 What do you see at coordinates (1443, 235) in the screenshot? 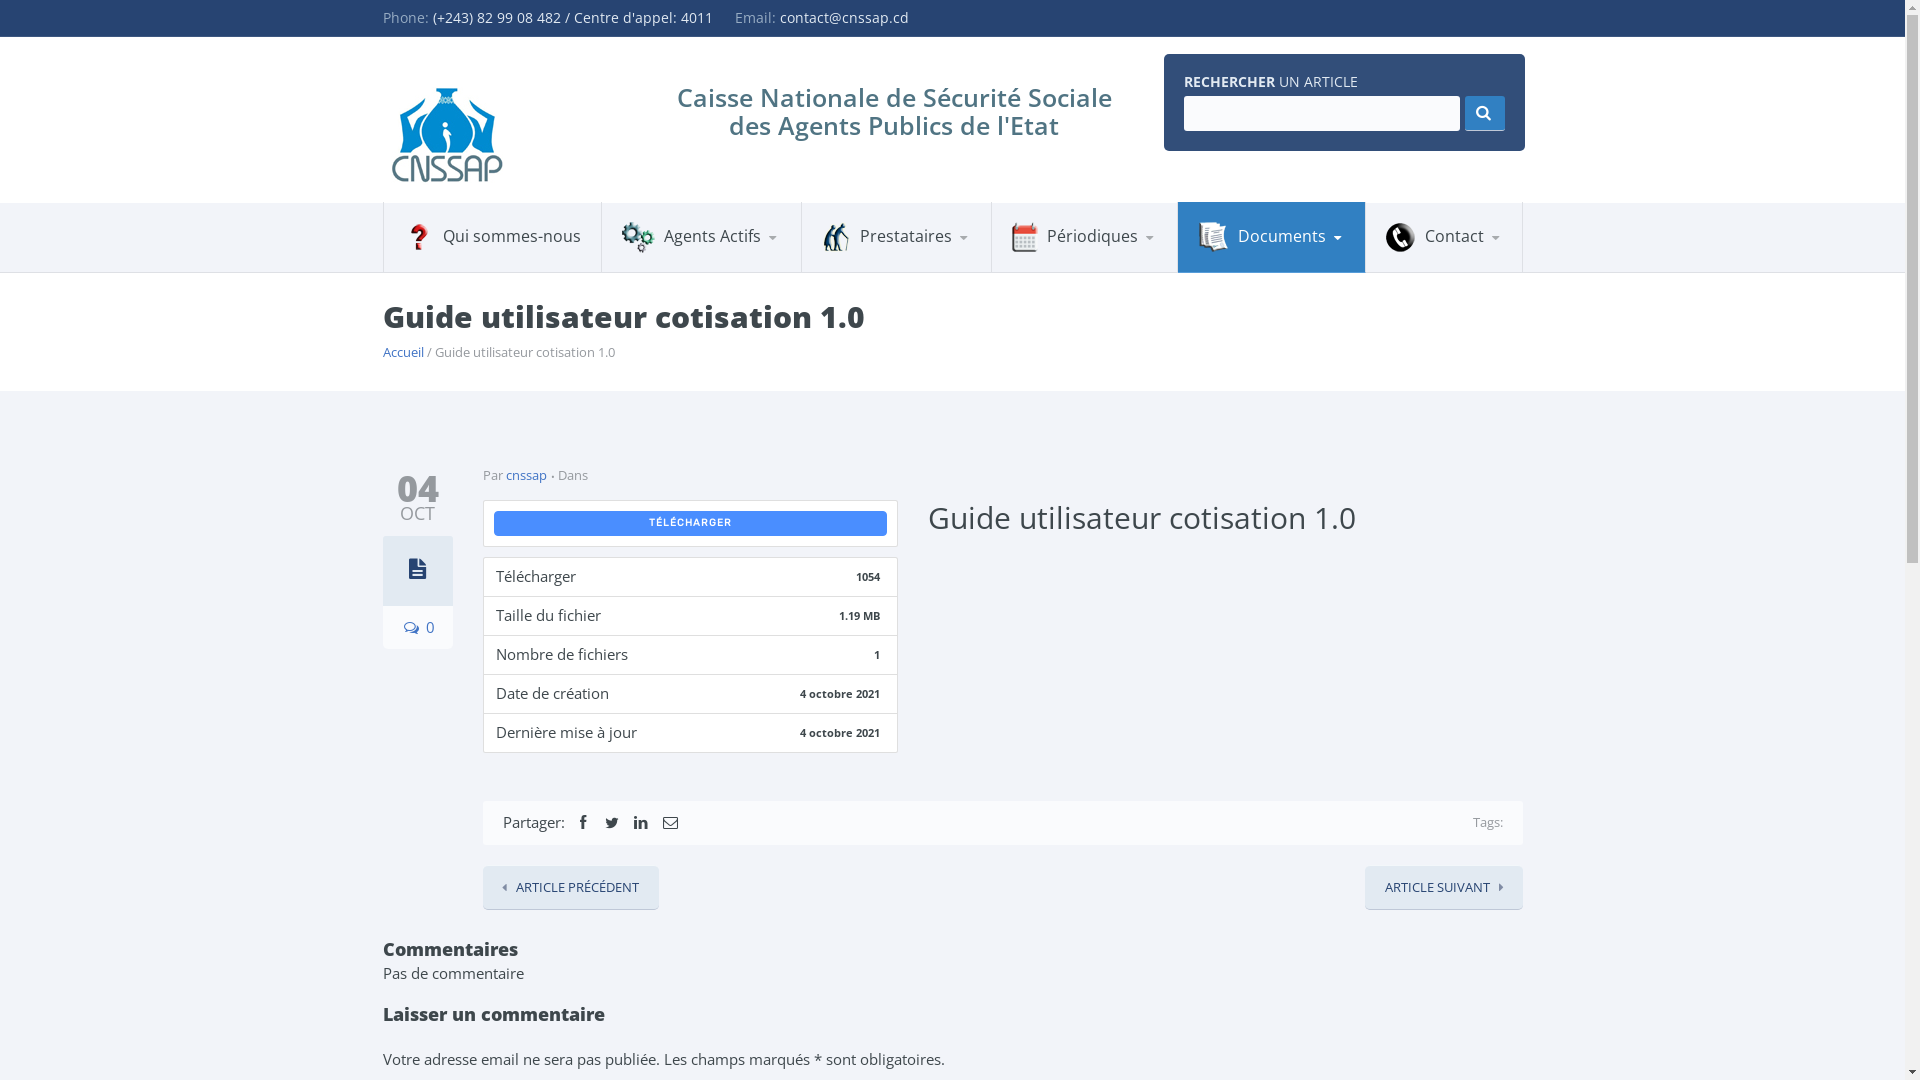
I see `'Contact'` at bounding box center [1443, 235].